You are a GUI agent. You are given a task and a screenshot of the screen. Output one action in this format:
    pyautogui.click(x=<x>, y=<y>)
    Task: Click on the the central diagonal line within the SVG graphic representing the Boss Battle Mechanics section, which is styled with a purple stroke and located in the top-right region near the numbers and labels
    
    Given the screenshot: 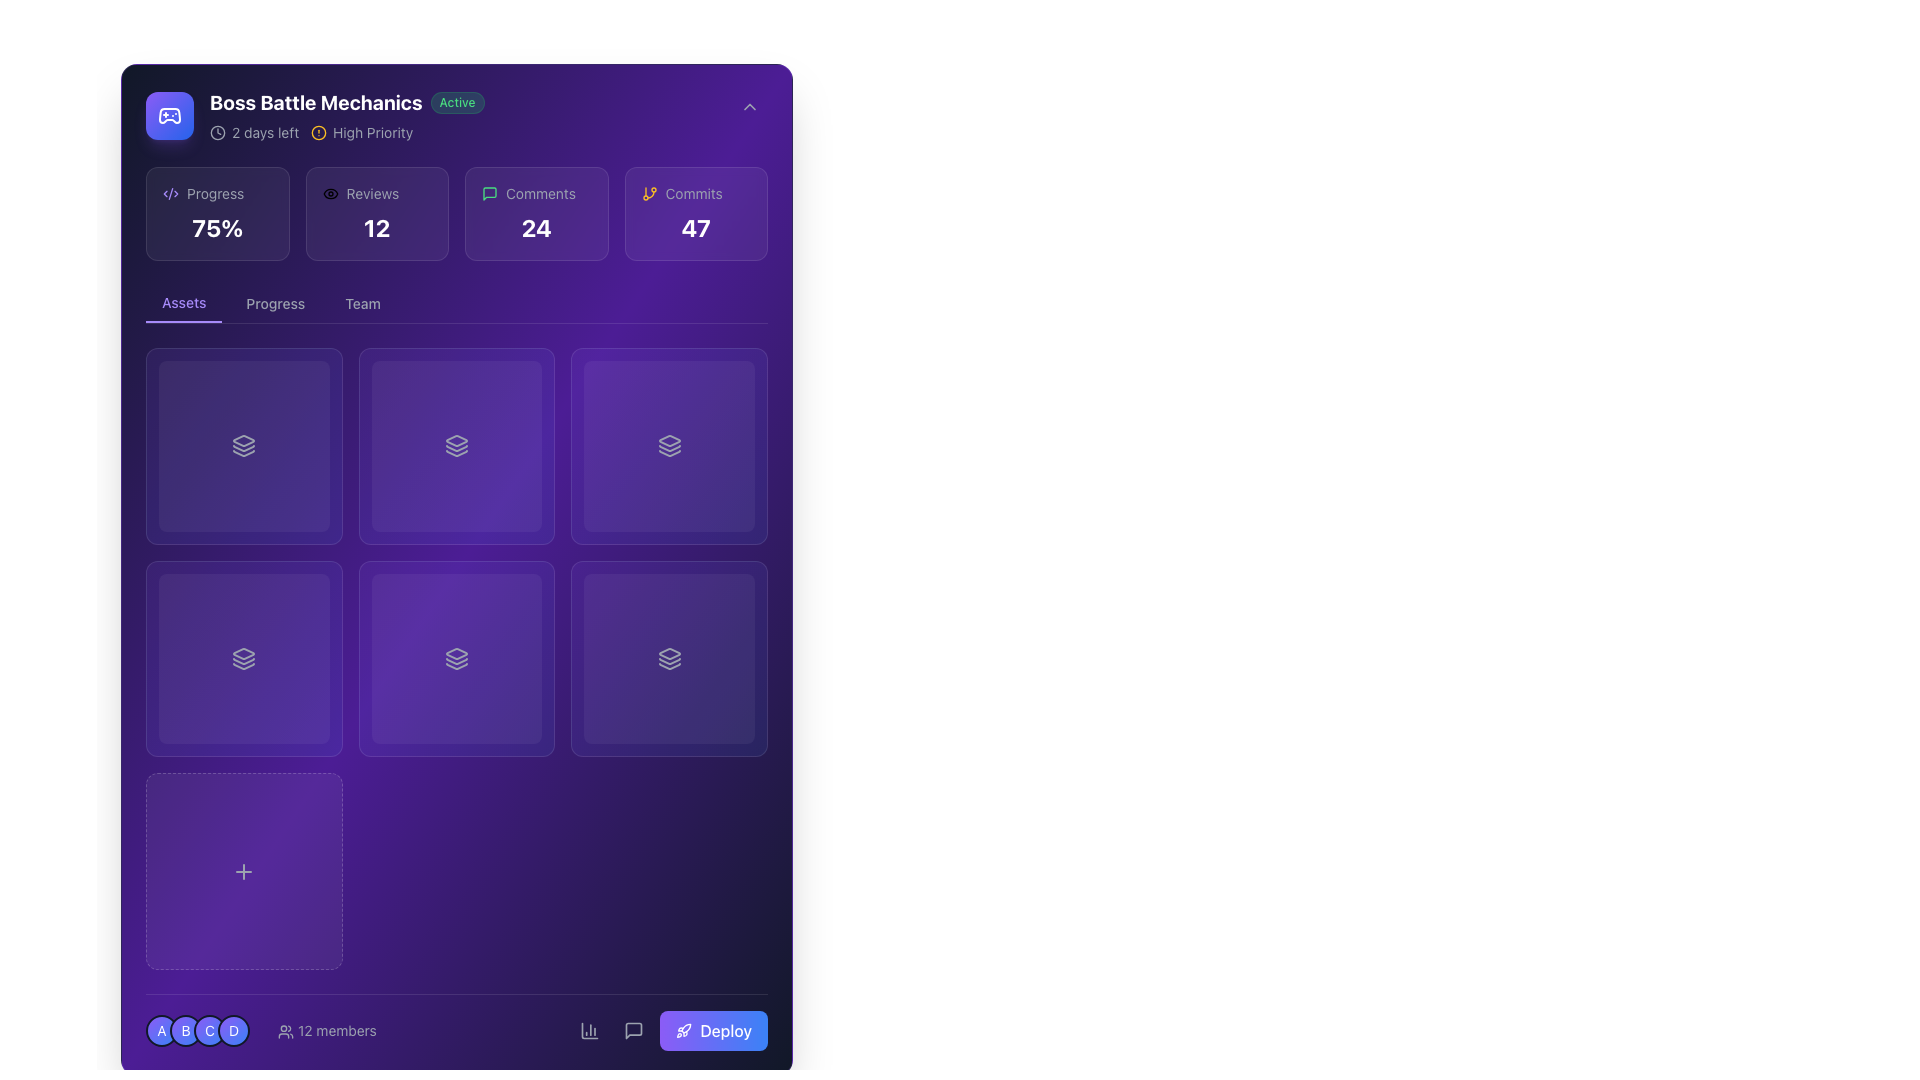 What is the action you would take?
    pyautogui.click(x=171, y=193)
    